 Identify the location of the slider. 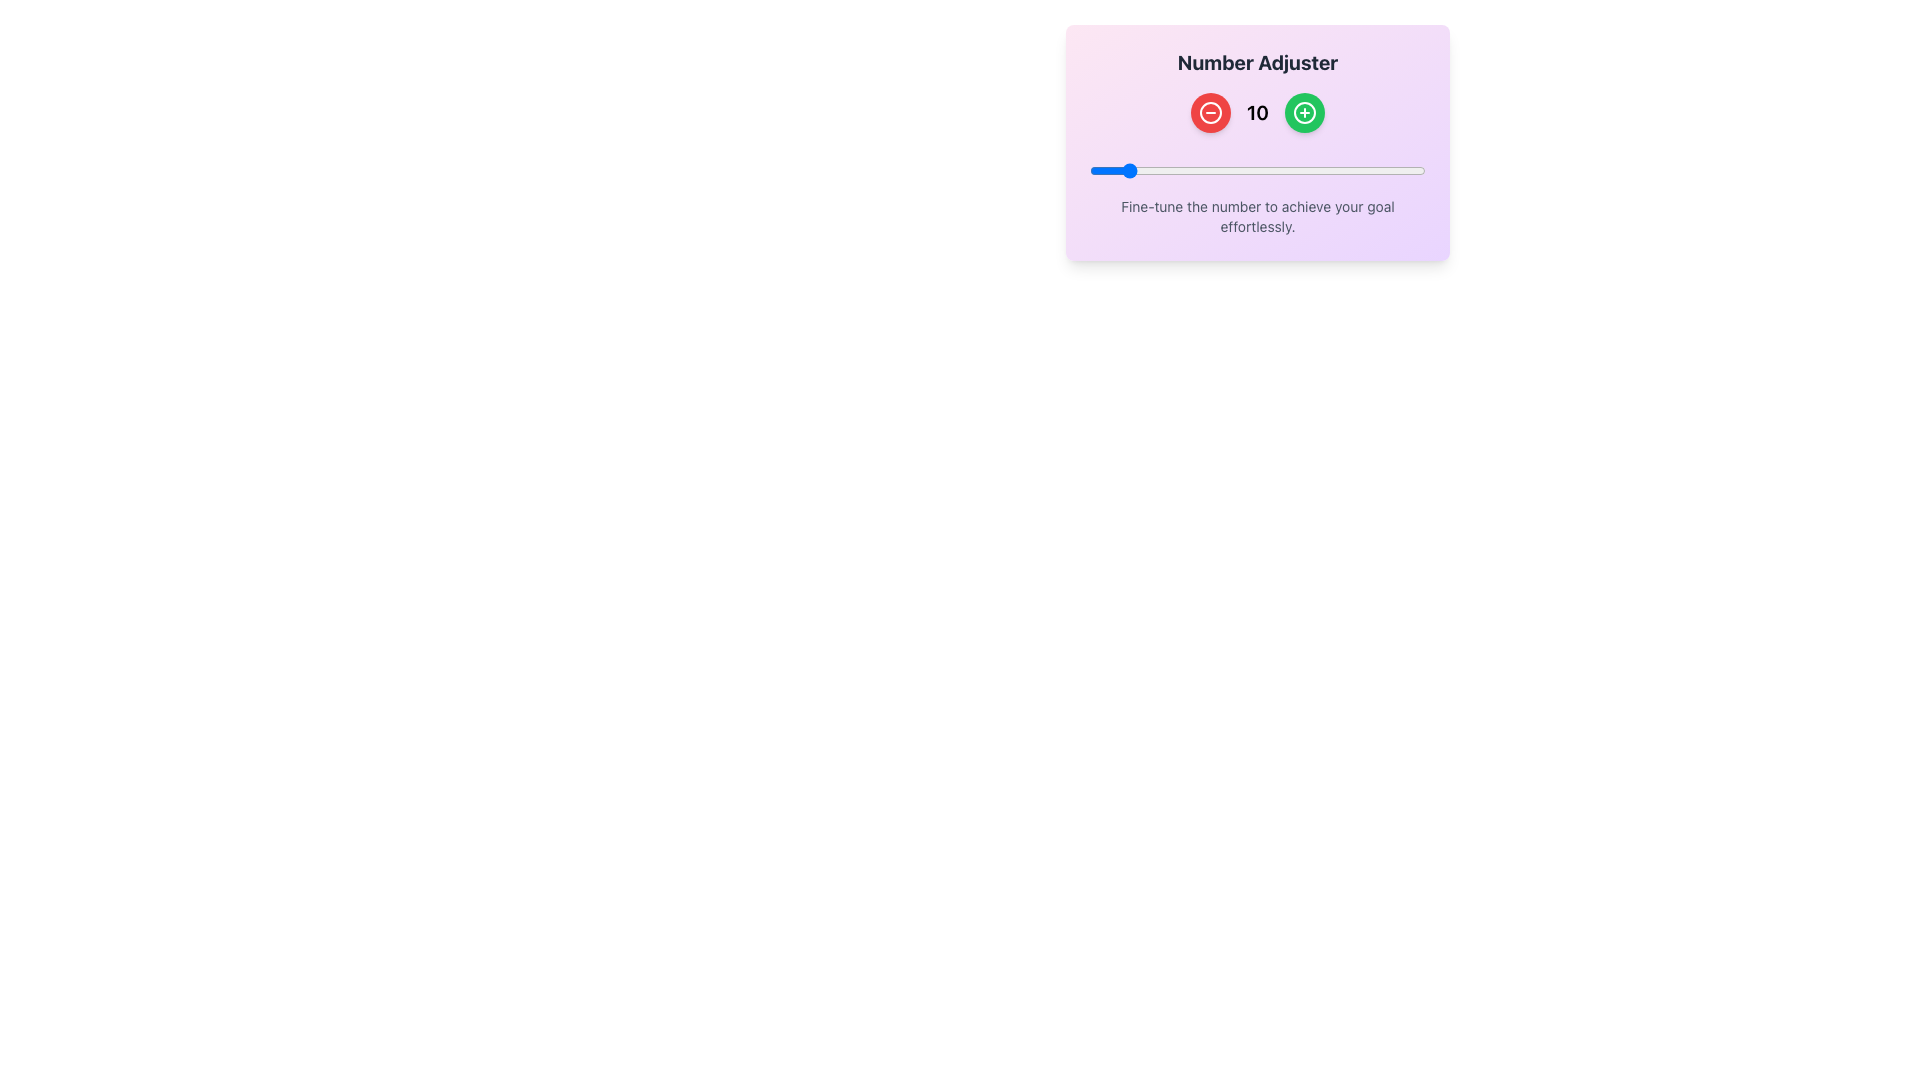
(1315, 169).